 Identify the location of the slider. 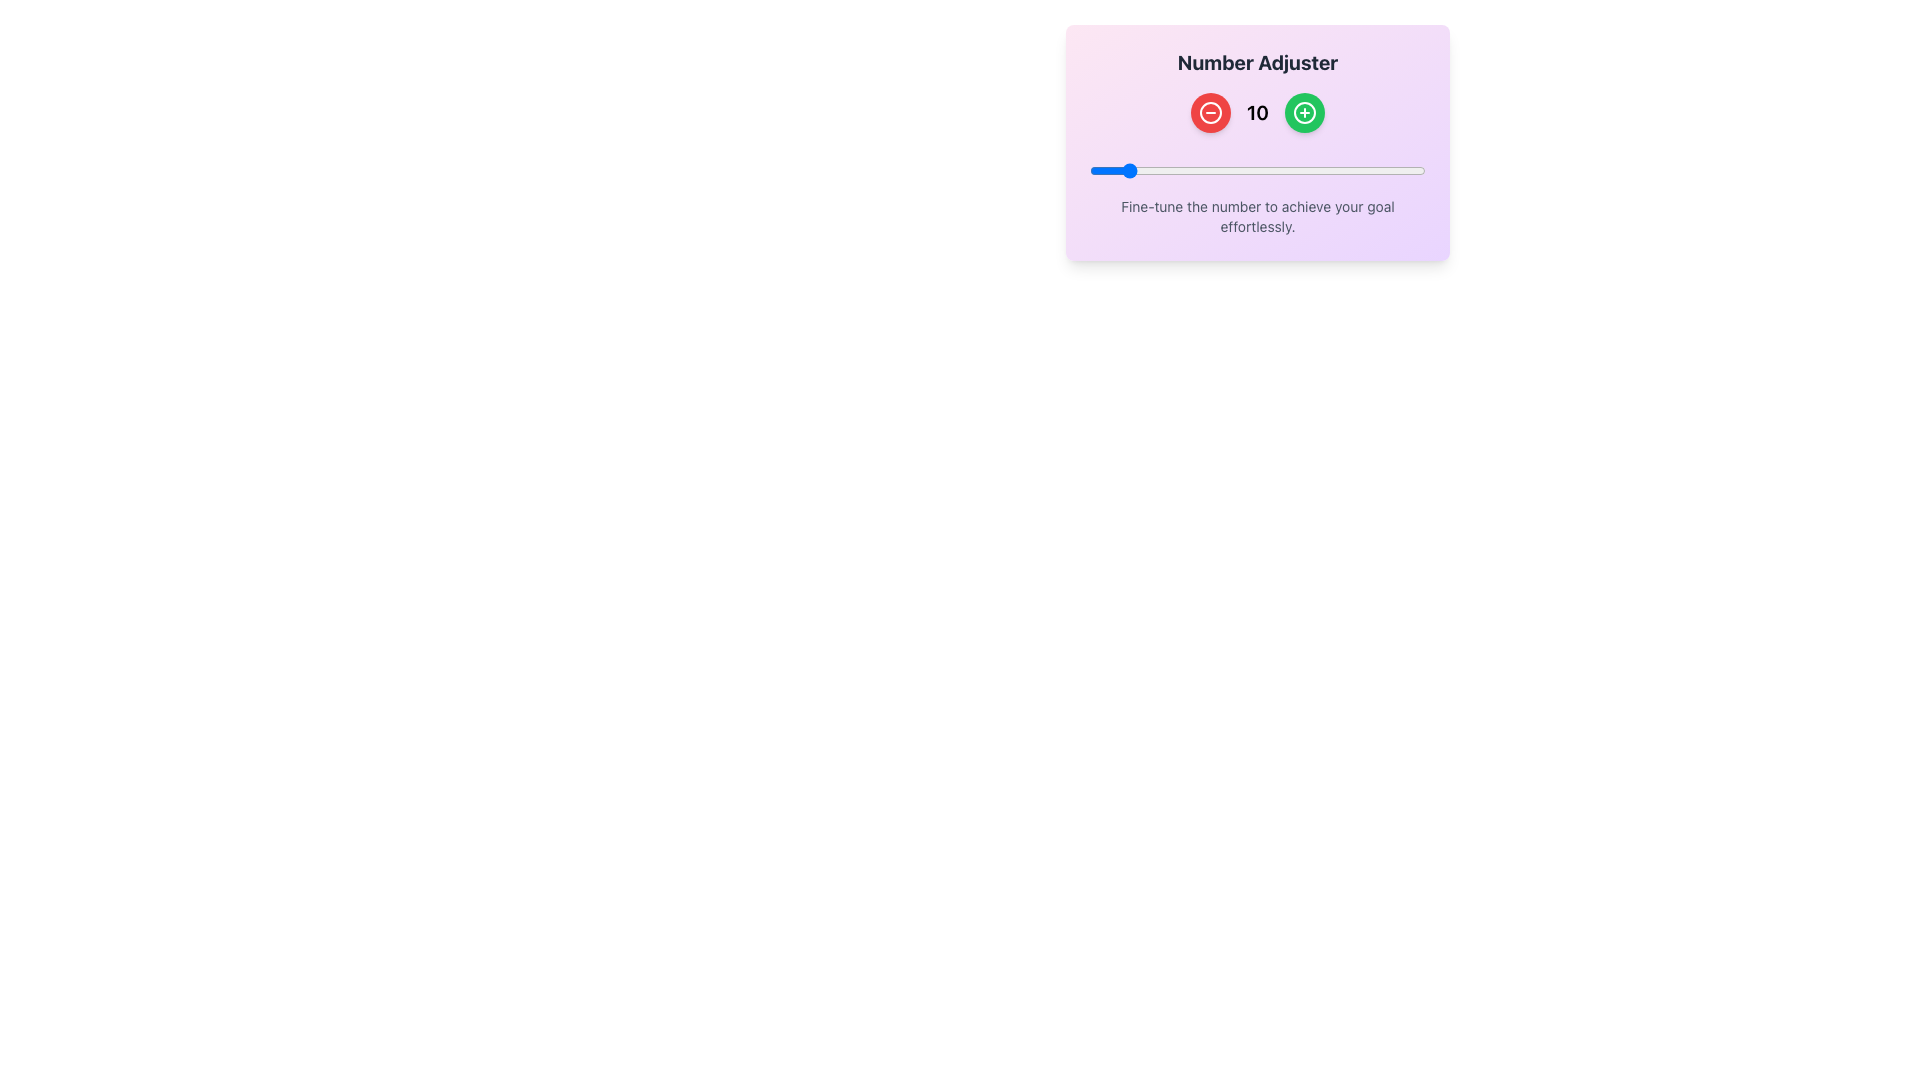
(1315, 169).